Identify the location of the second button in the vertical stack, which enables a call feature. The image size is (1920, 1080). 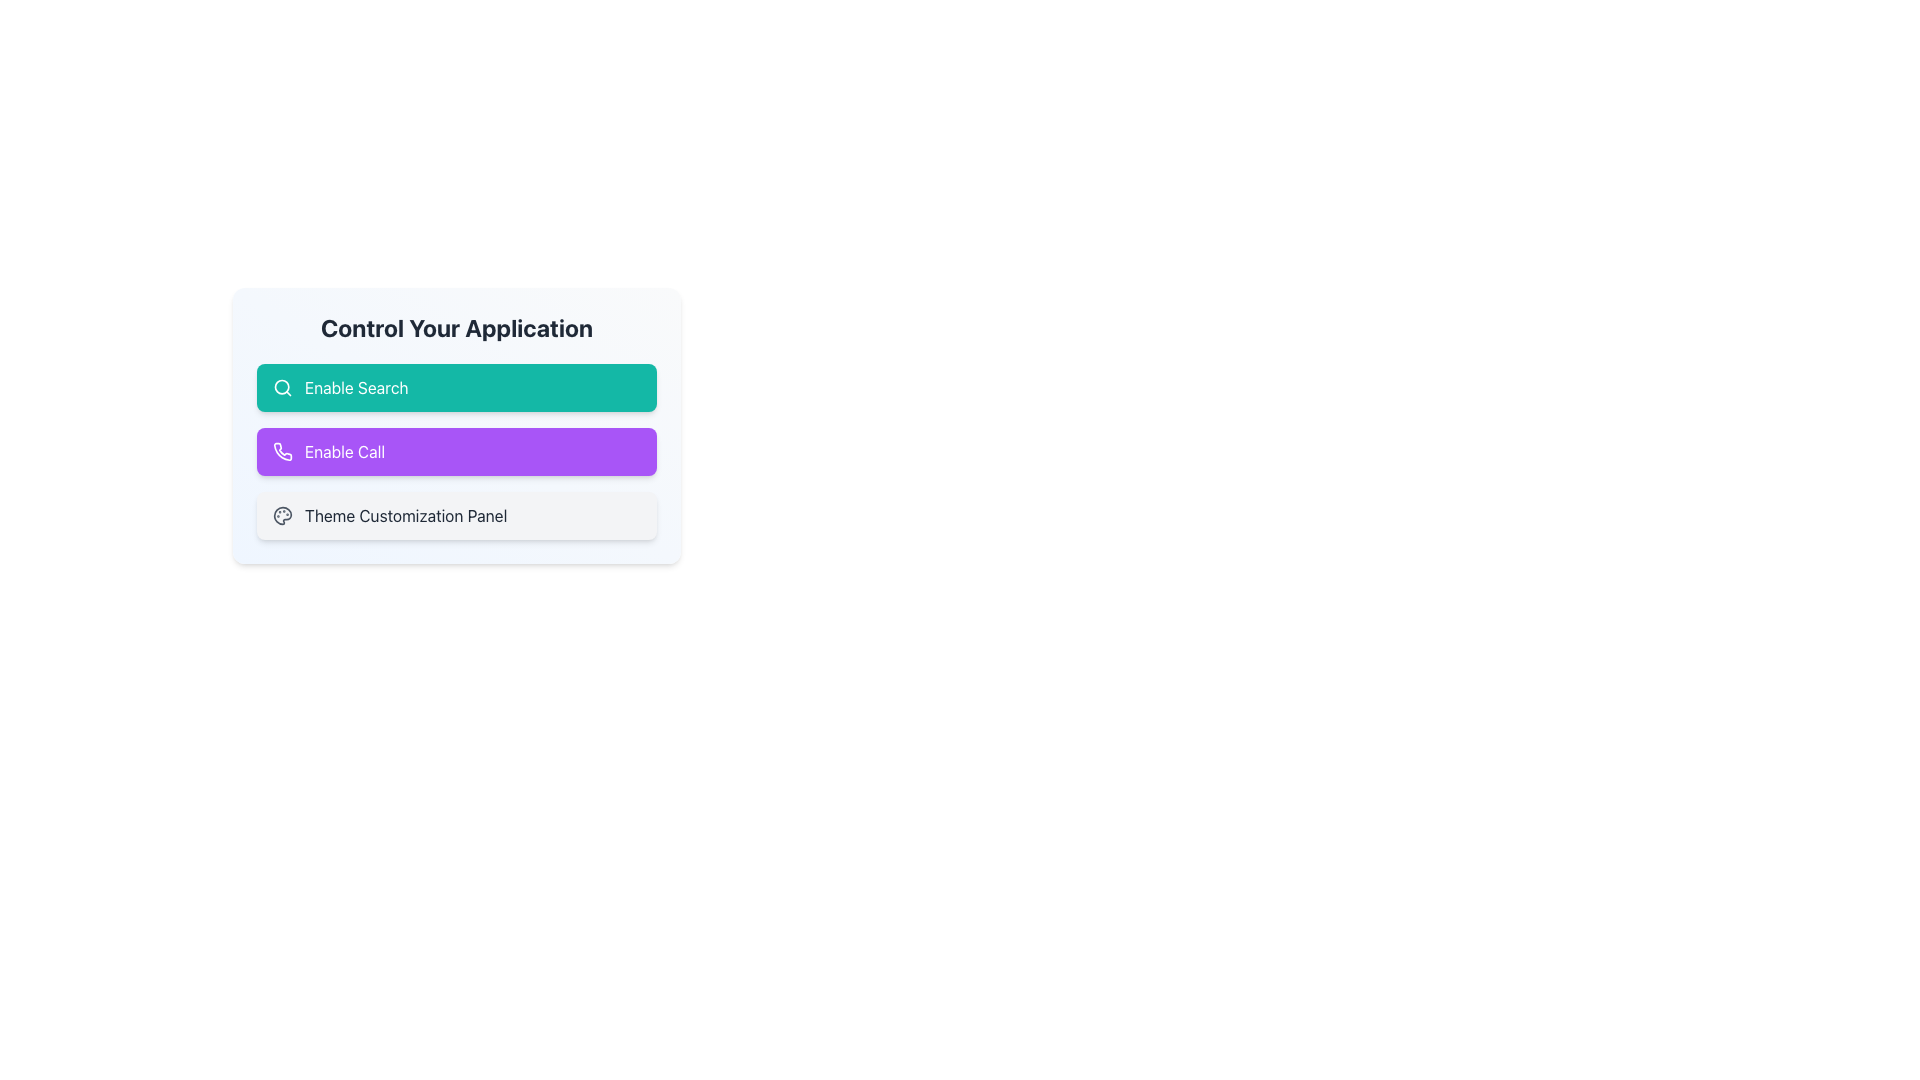
(455, 424).